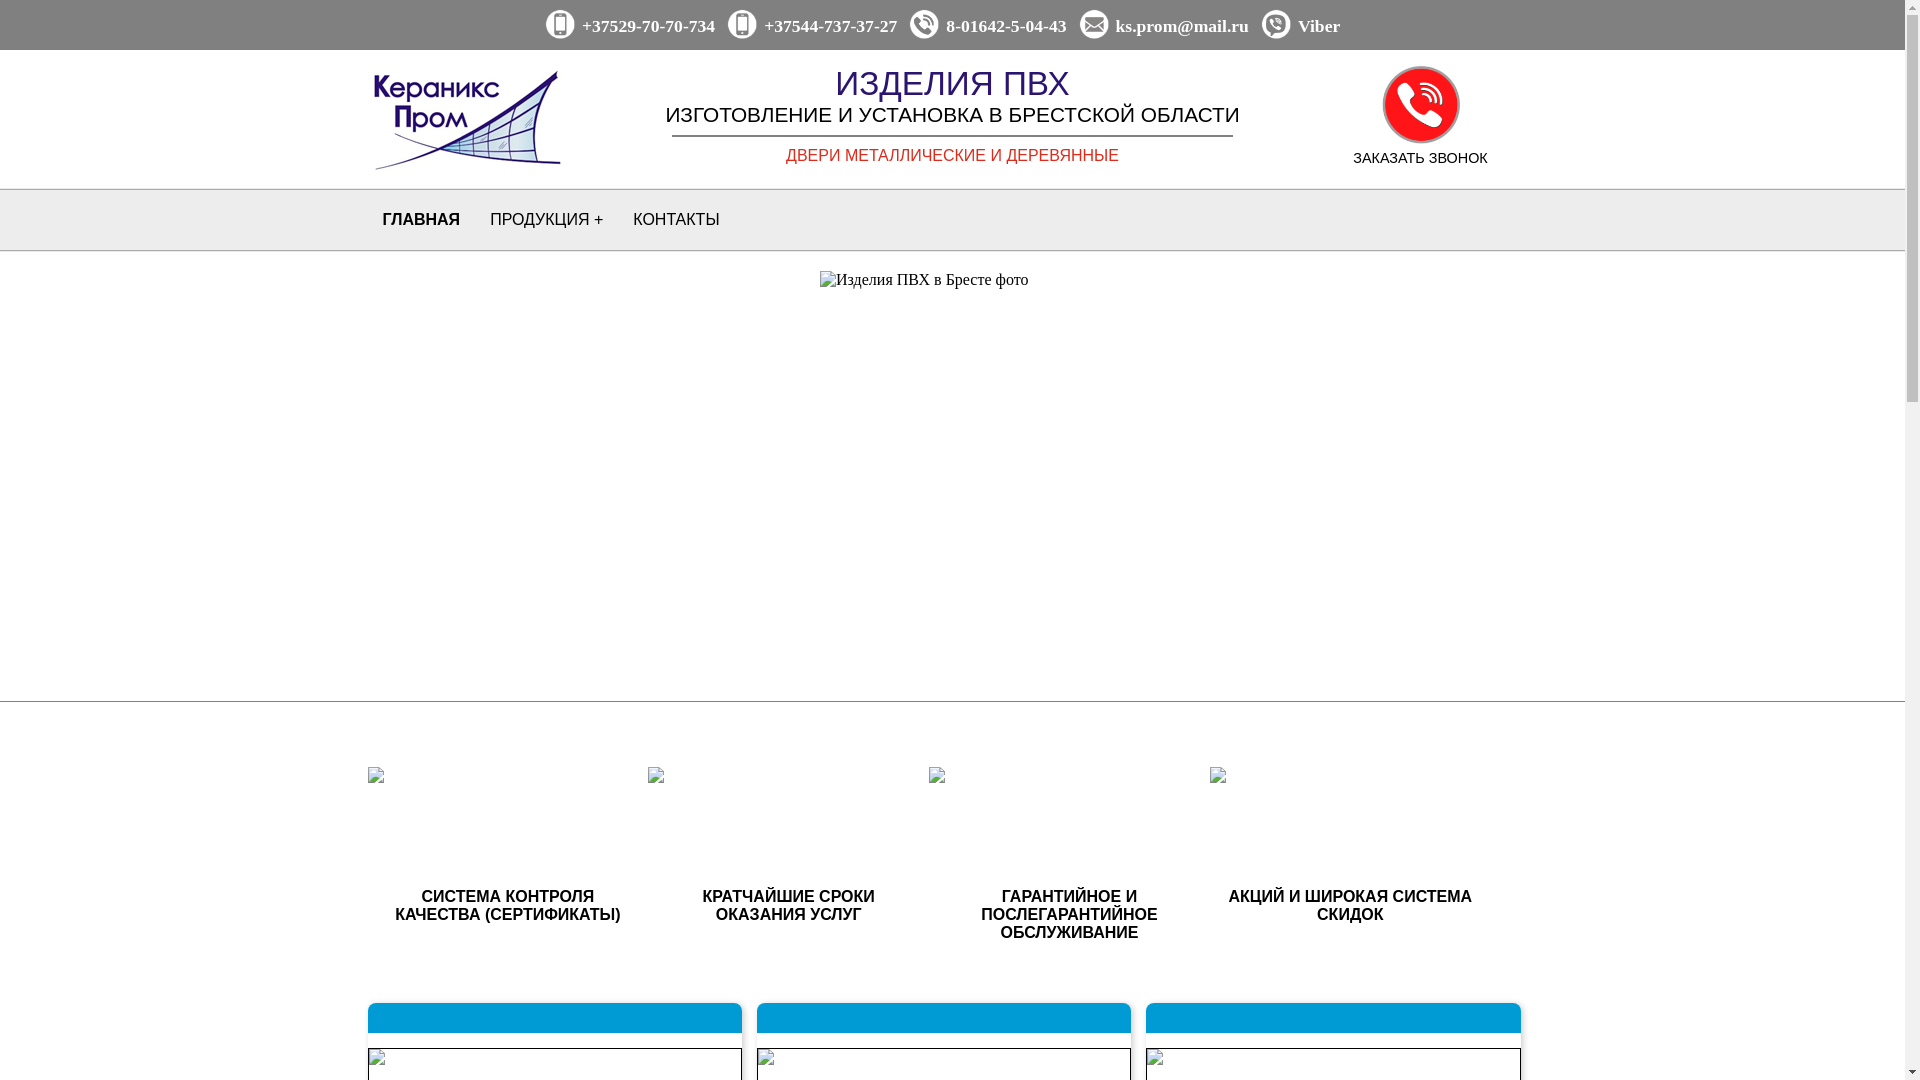 This screenshot has width=1920, height=1080. Describe the element at coordinates (830, 26) in the screenshot. I see `'+37544-737-37-27'` at that location.